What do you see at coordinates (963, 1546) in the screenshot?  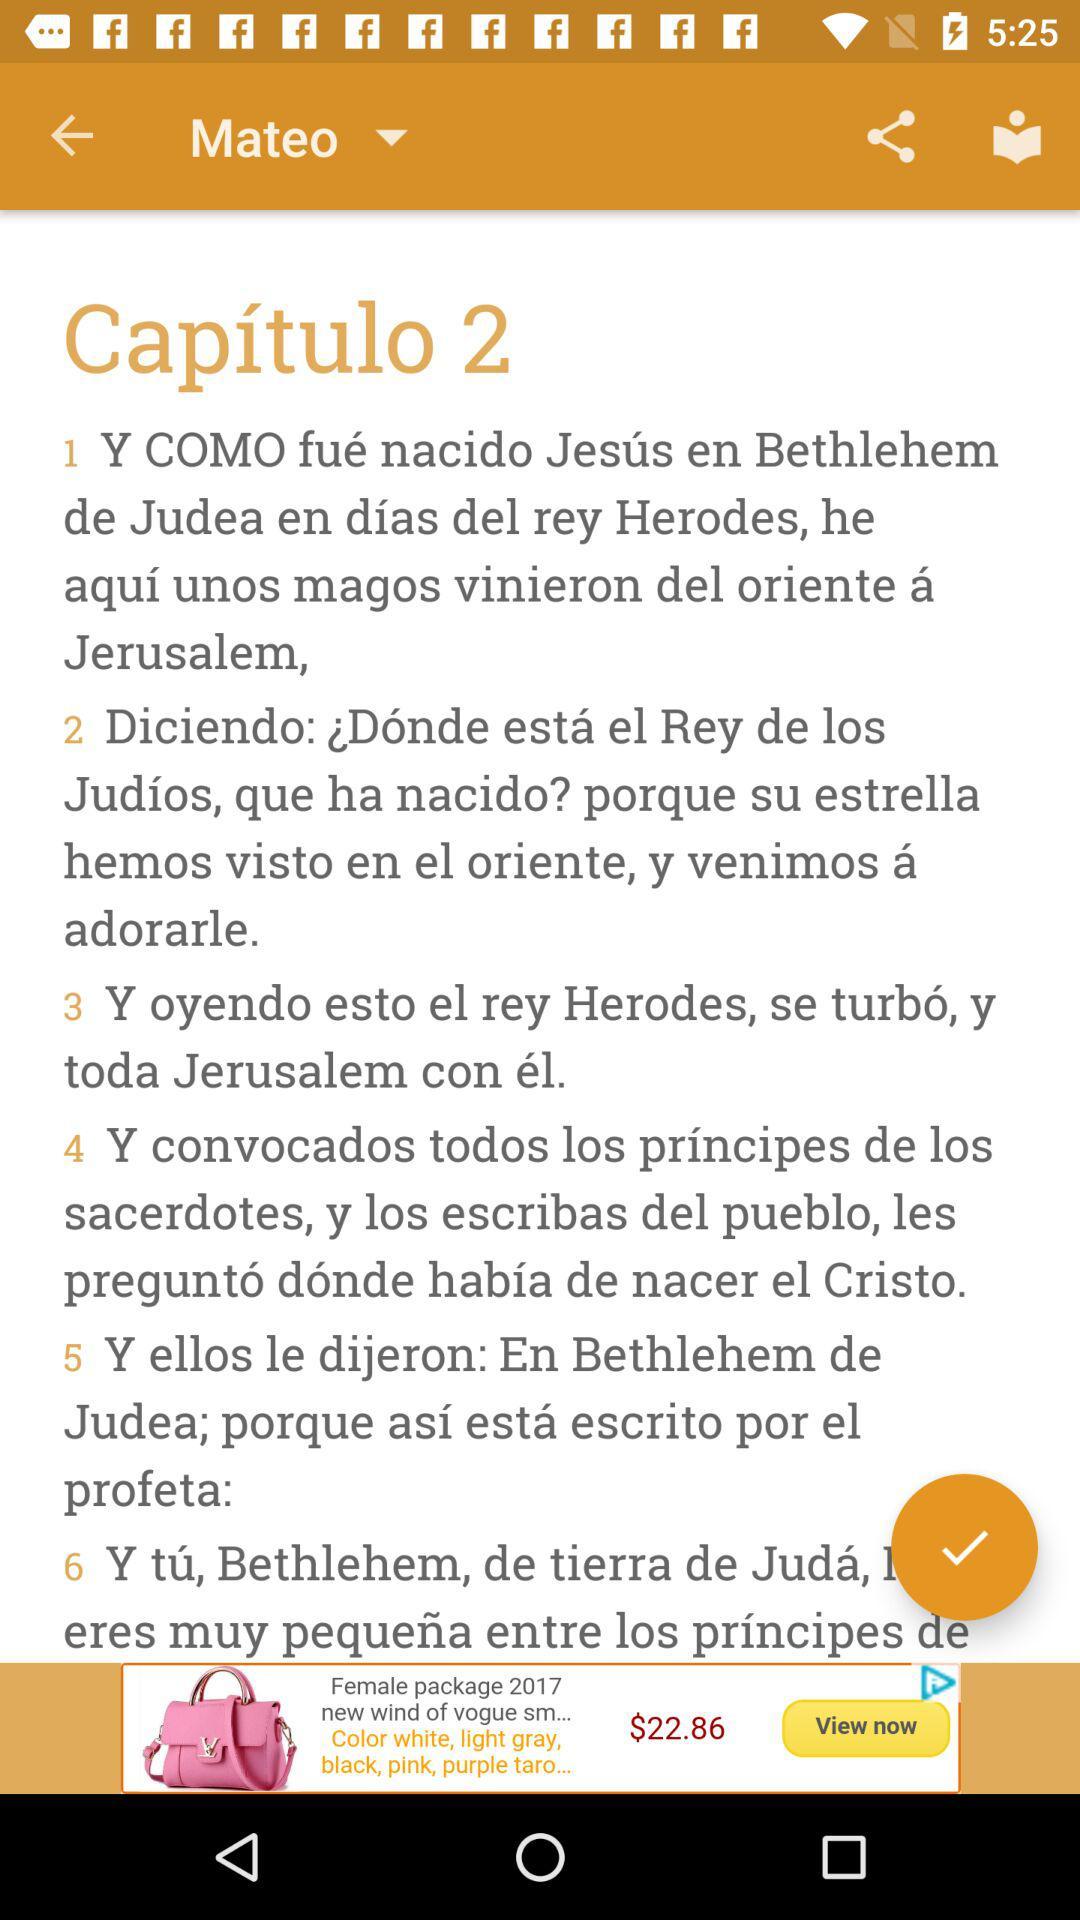 I see `item below 4 y convocados` at bounding box center [963, 1546].